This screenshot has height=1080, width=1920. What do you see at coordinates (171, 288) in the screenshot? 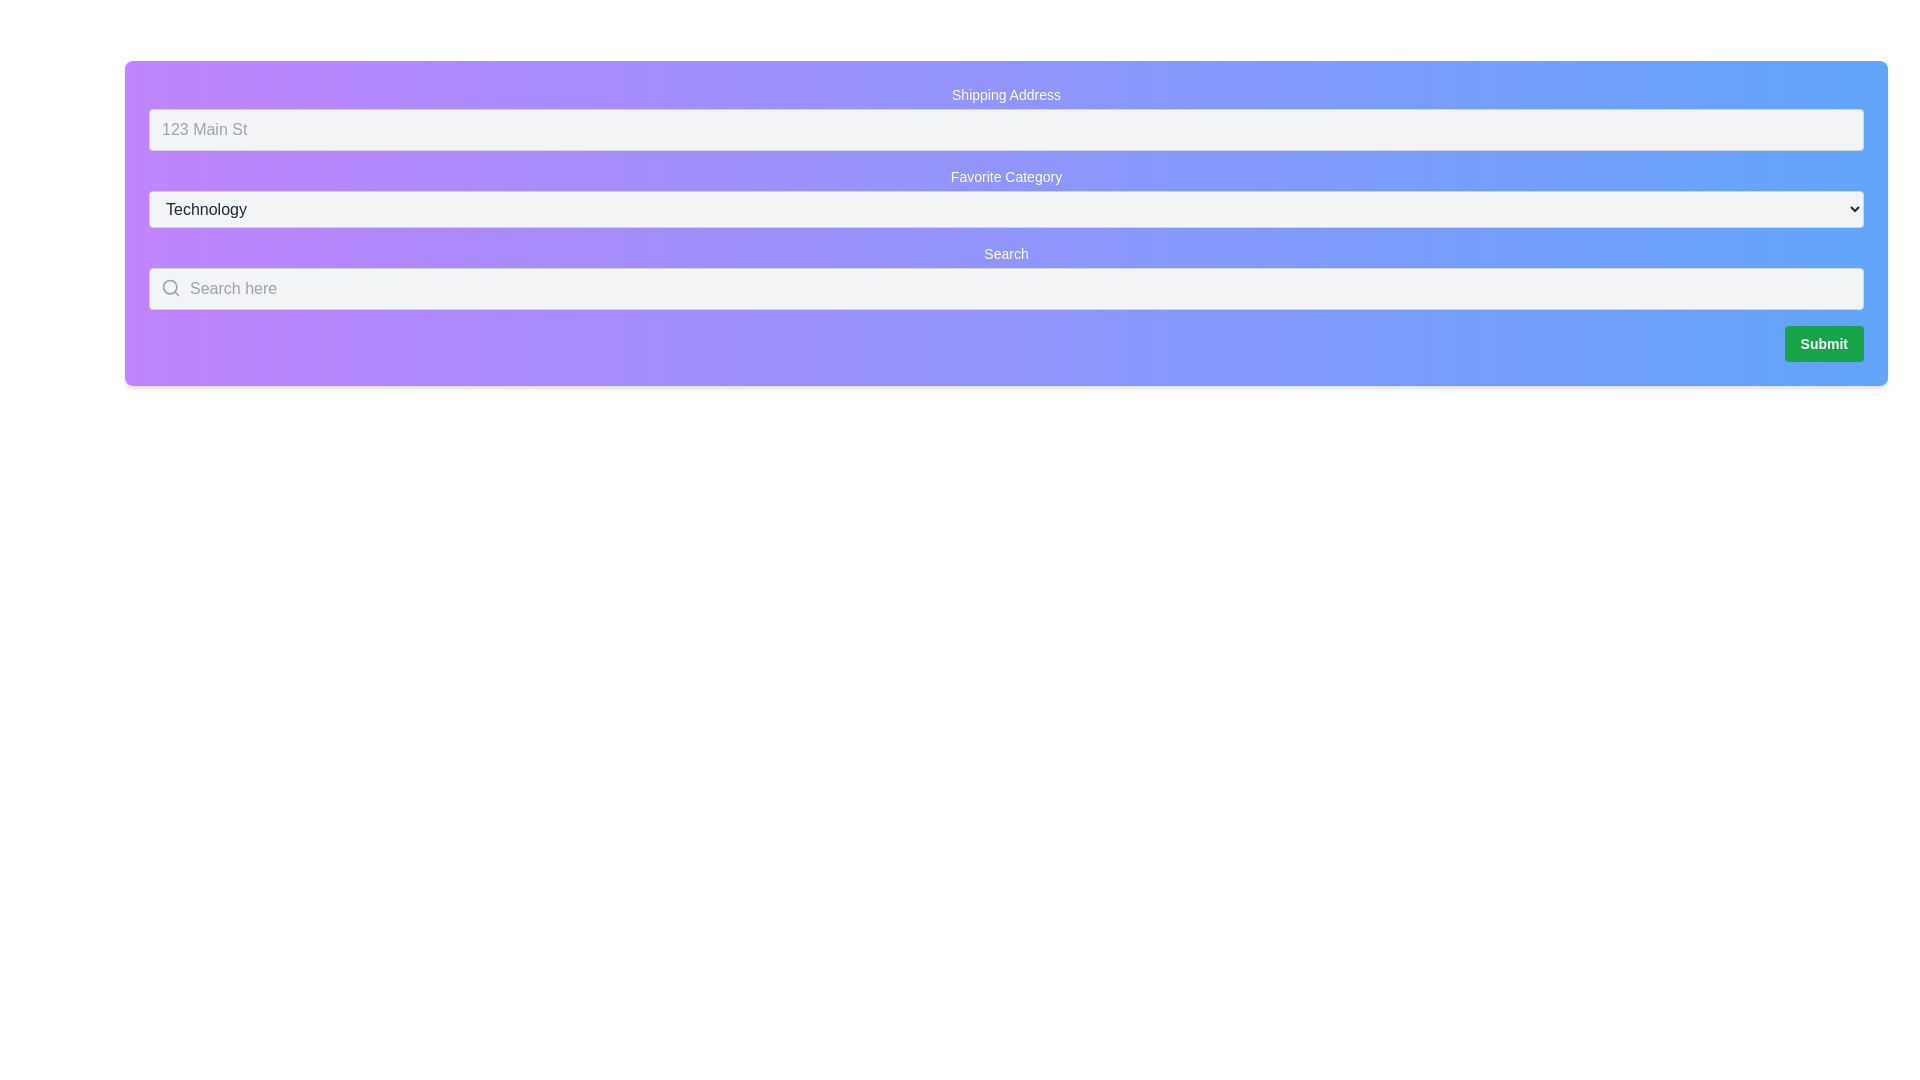
I see `the magnifying glass icon located to the left of the 'Search here' text input field` at bounding box center [171, 288].